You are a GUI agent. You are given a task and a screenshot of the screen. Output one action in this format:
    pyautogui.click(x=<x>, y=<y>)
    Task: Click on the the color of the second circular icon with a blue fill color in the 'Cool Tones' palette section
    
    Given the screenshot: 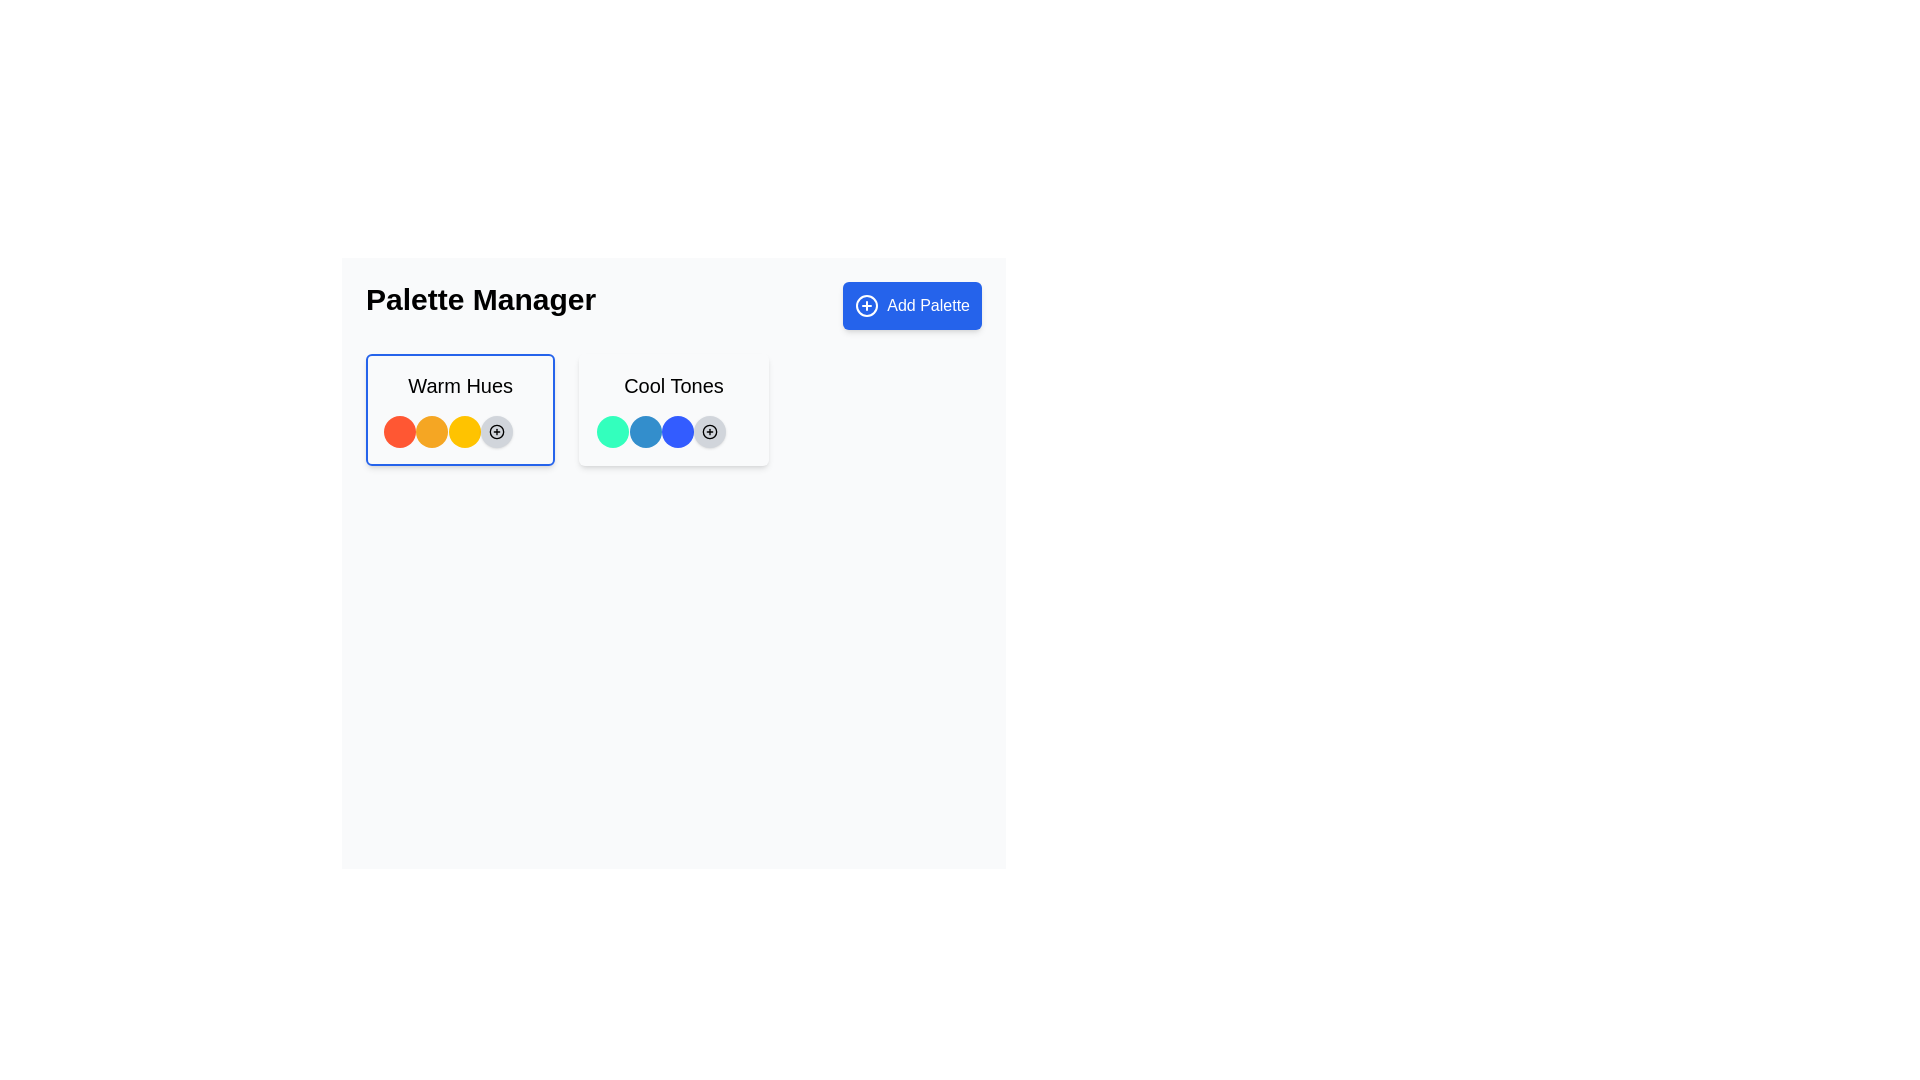 What is the action you would take?
    pyautogui.click(x=645, y=431)
    